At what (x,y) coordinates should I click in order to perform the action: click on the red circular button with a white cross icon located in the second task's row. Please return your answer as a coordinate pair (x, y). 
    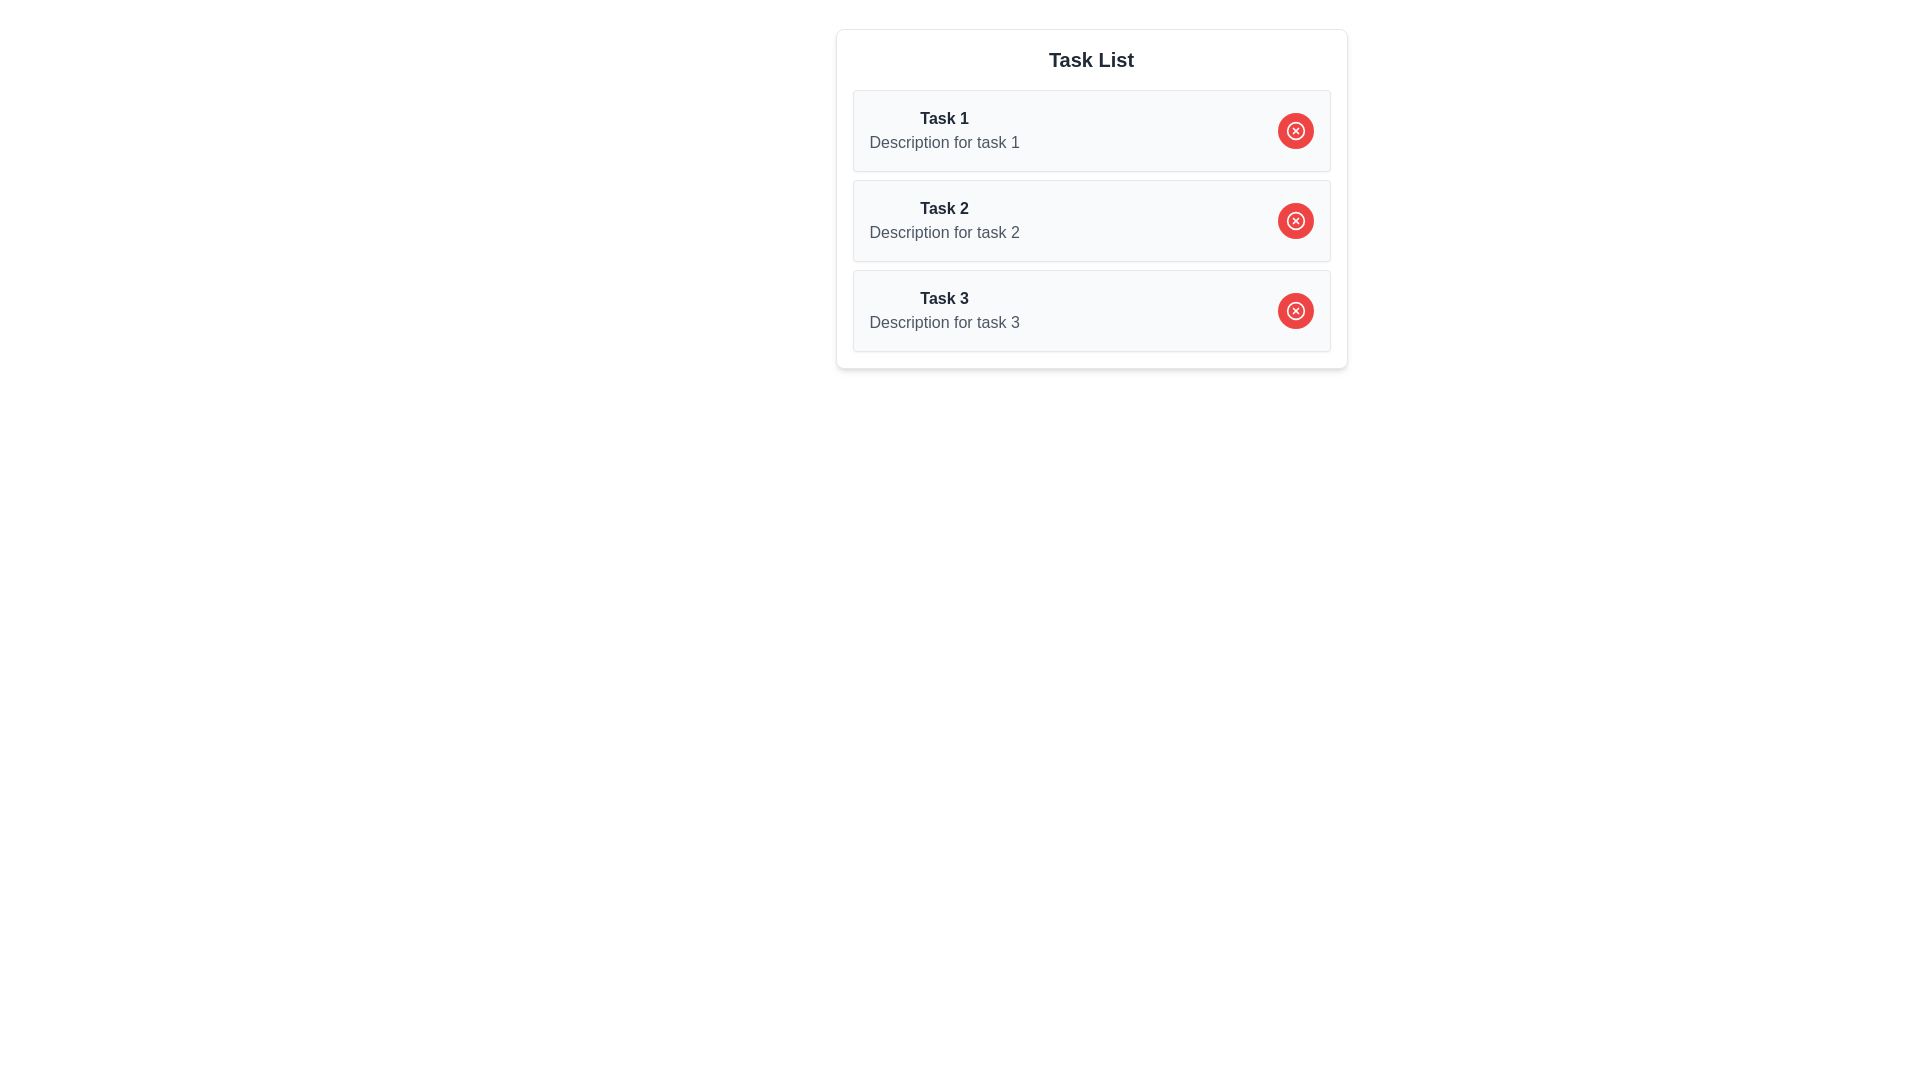
    Looking at the image, I should click on (1295, 220).